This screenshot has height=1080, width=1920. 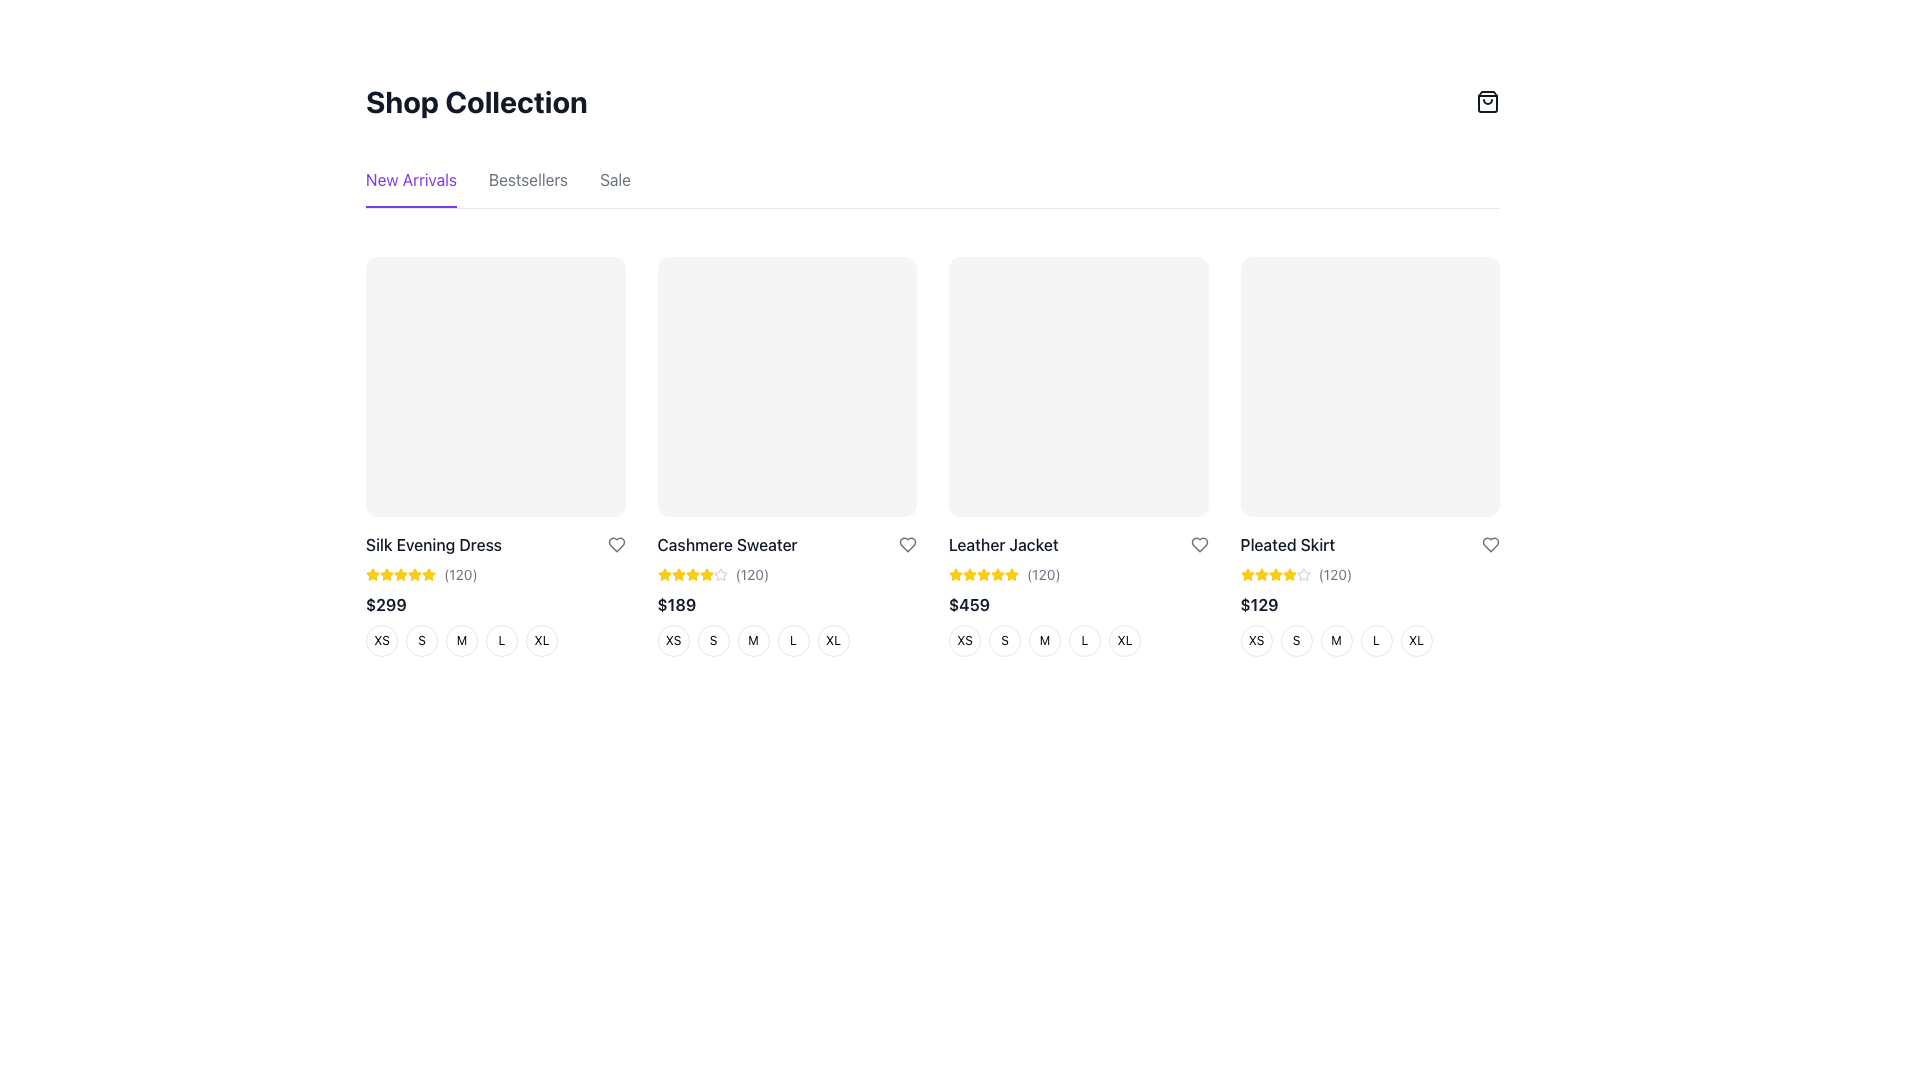 What do you see at coordinates (400, 574) in the screenshot?
I see `the fifth star icon, which is part of the rating system for the Silk Evening Dress, located just below the product image and above the price label` at bounding box center [400, 574].